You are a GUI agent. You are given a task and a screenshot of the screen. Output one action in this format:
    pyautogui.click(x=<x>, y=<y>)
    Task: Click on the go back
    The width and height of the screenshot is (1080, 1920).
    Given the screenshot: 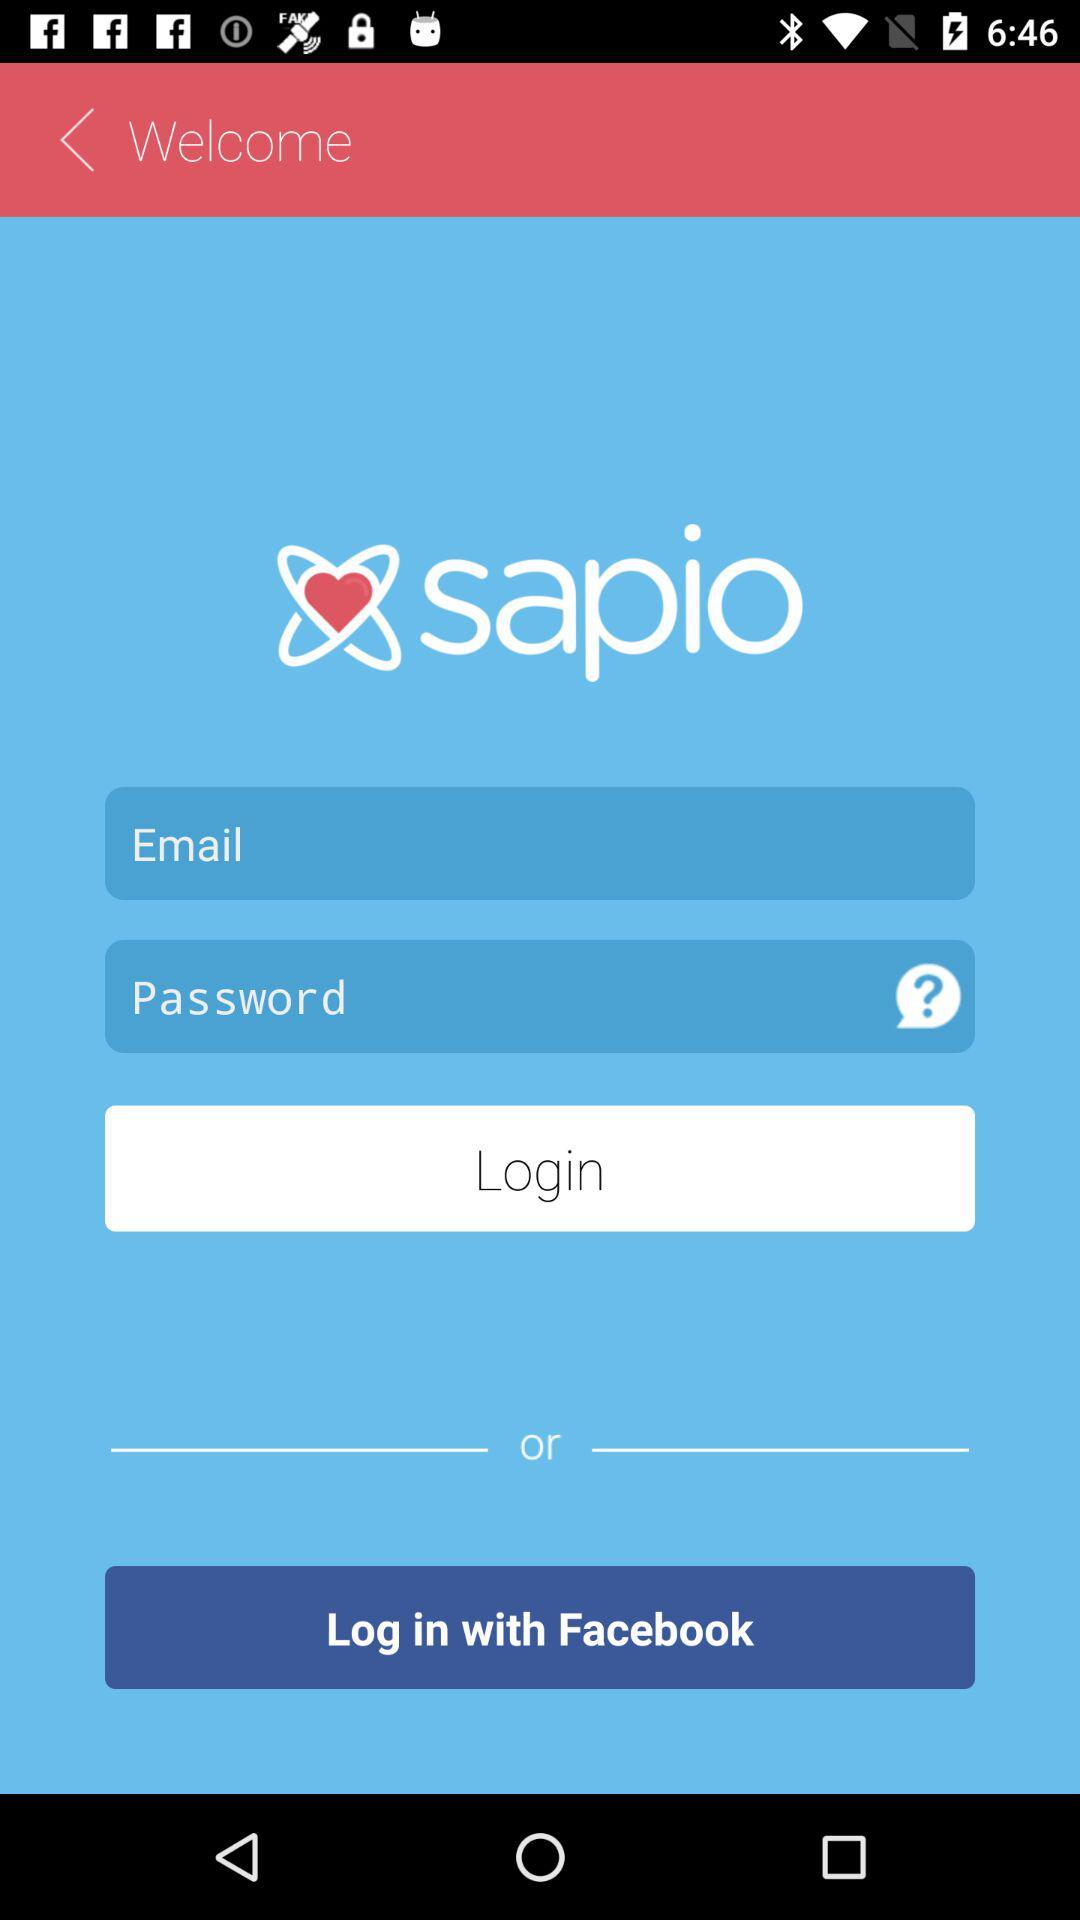 What is the action you would take?
    pyautogui.click(x=75, y=138)
    